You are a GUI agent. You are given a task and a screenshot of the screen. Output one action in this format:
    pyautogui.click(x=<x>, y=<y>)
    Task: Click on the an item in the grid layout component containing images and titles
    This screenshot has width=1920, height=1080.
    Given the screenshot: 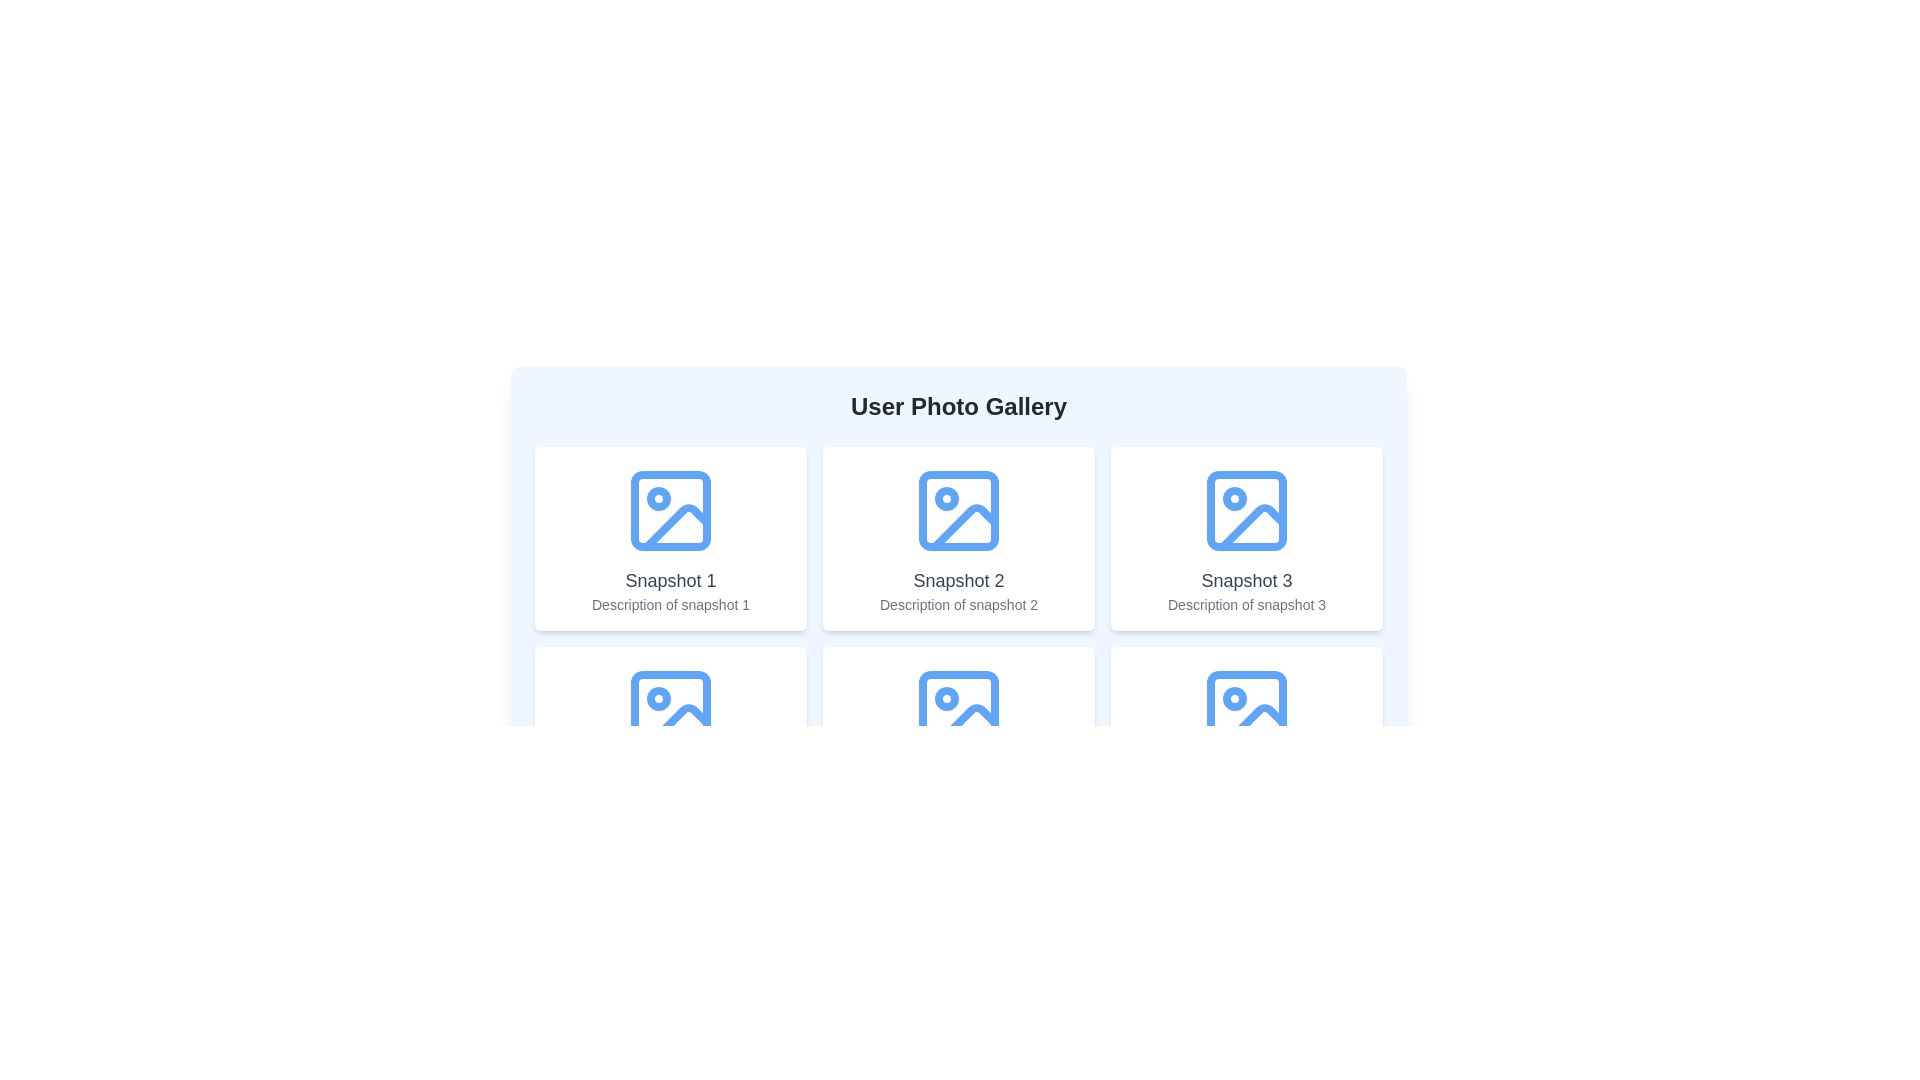 What is the action you would take?
    pyautogui.click(x=958, y=639)
    